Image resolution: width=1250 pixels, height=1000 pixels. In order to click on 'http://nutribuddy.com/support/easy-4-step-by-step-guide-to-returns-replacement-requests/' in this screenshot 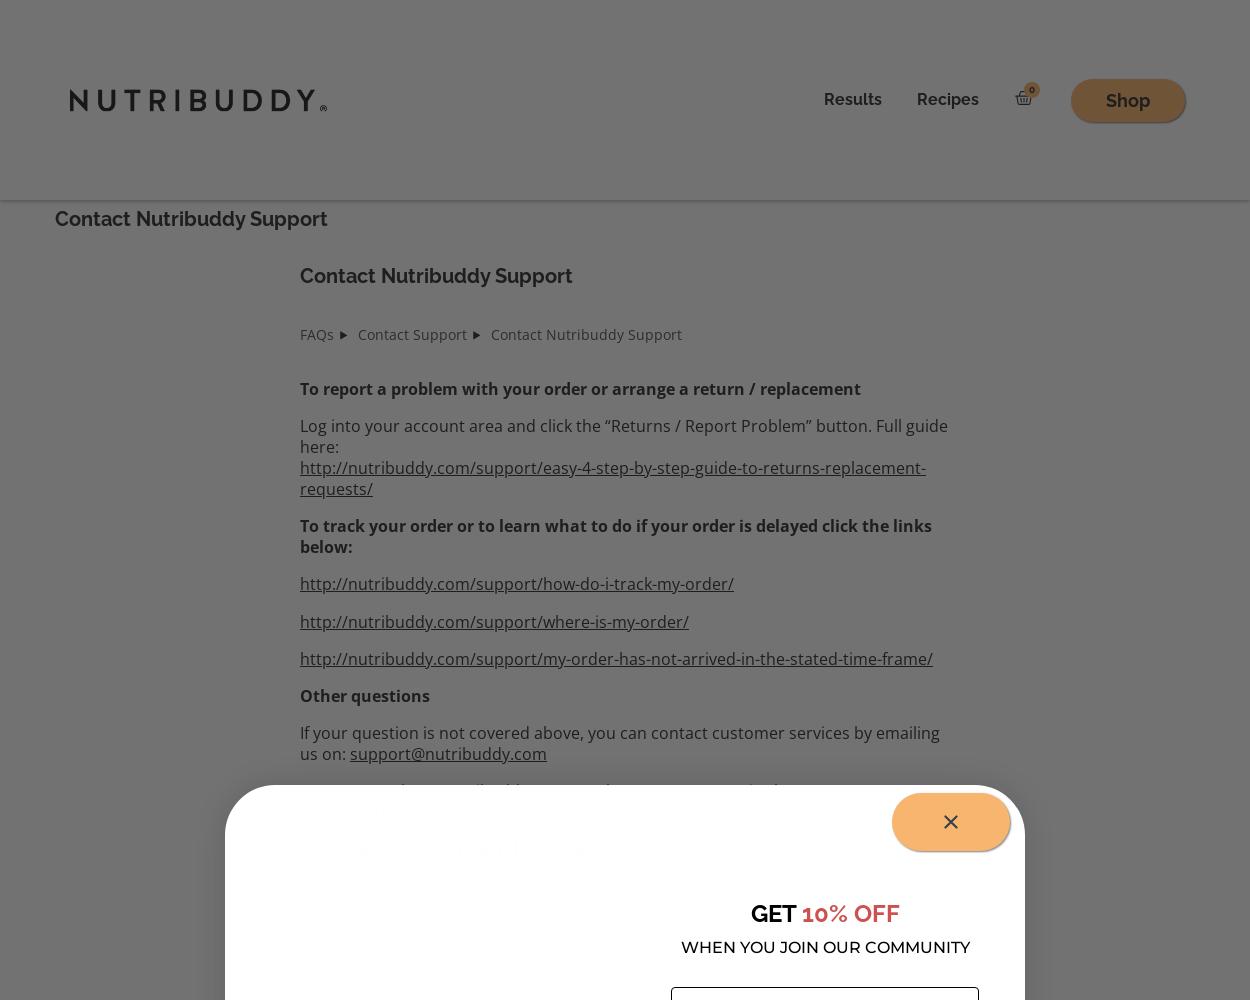, I will do `click(612, 476)`.